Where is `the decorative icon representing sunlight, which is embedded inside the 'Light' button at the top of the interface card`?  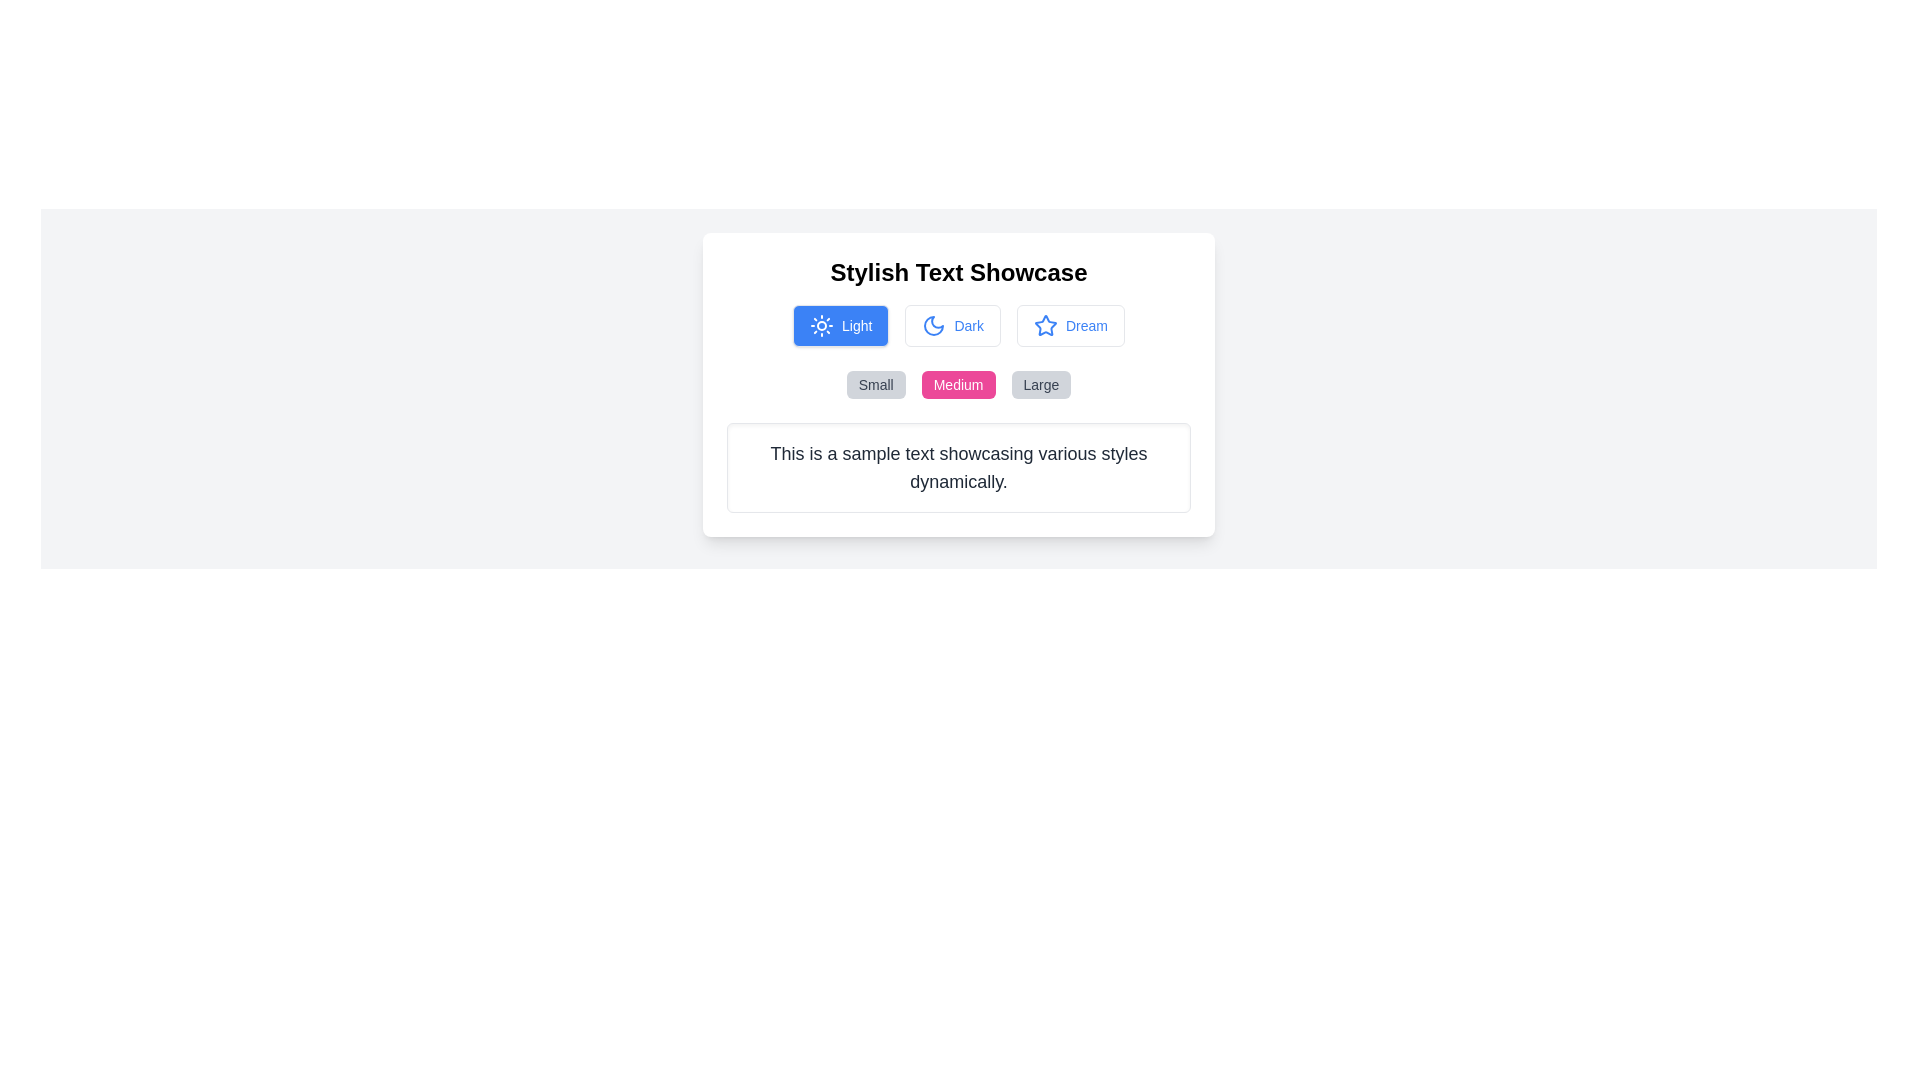 the decorative icon representing sunlight, which is embedded inside the 'Light' button at the top of the interface card is located at coordinates (821, 325).